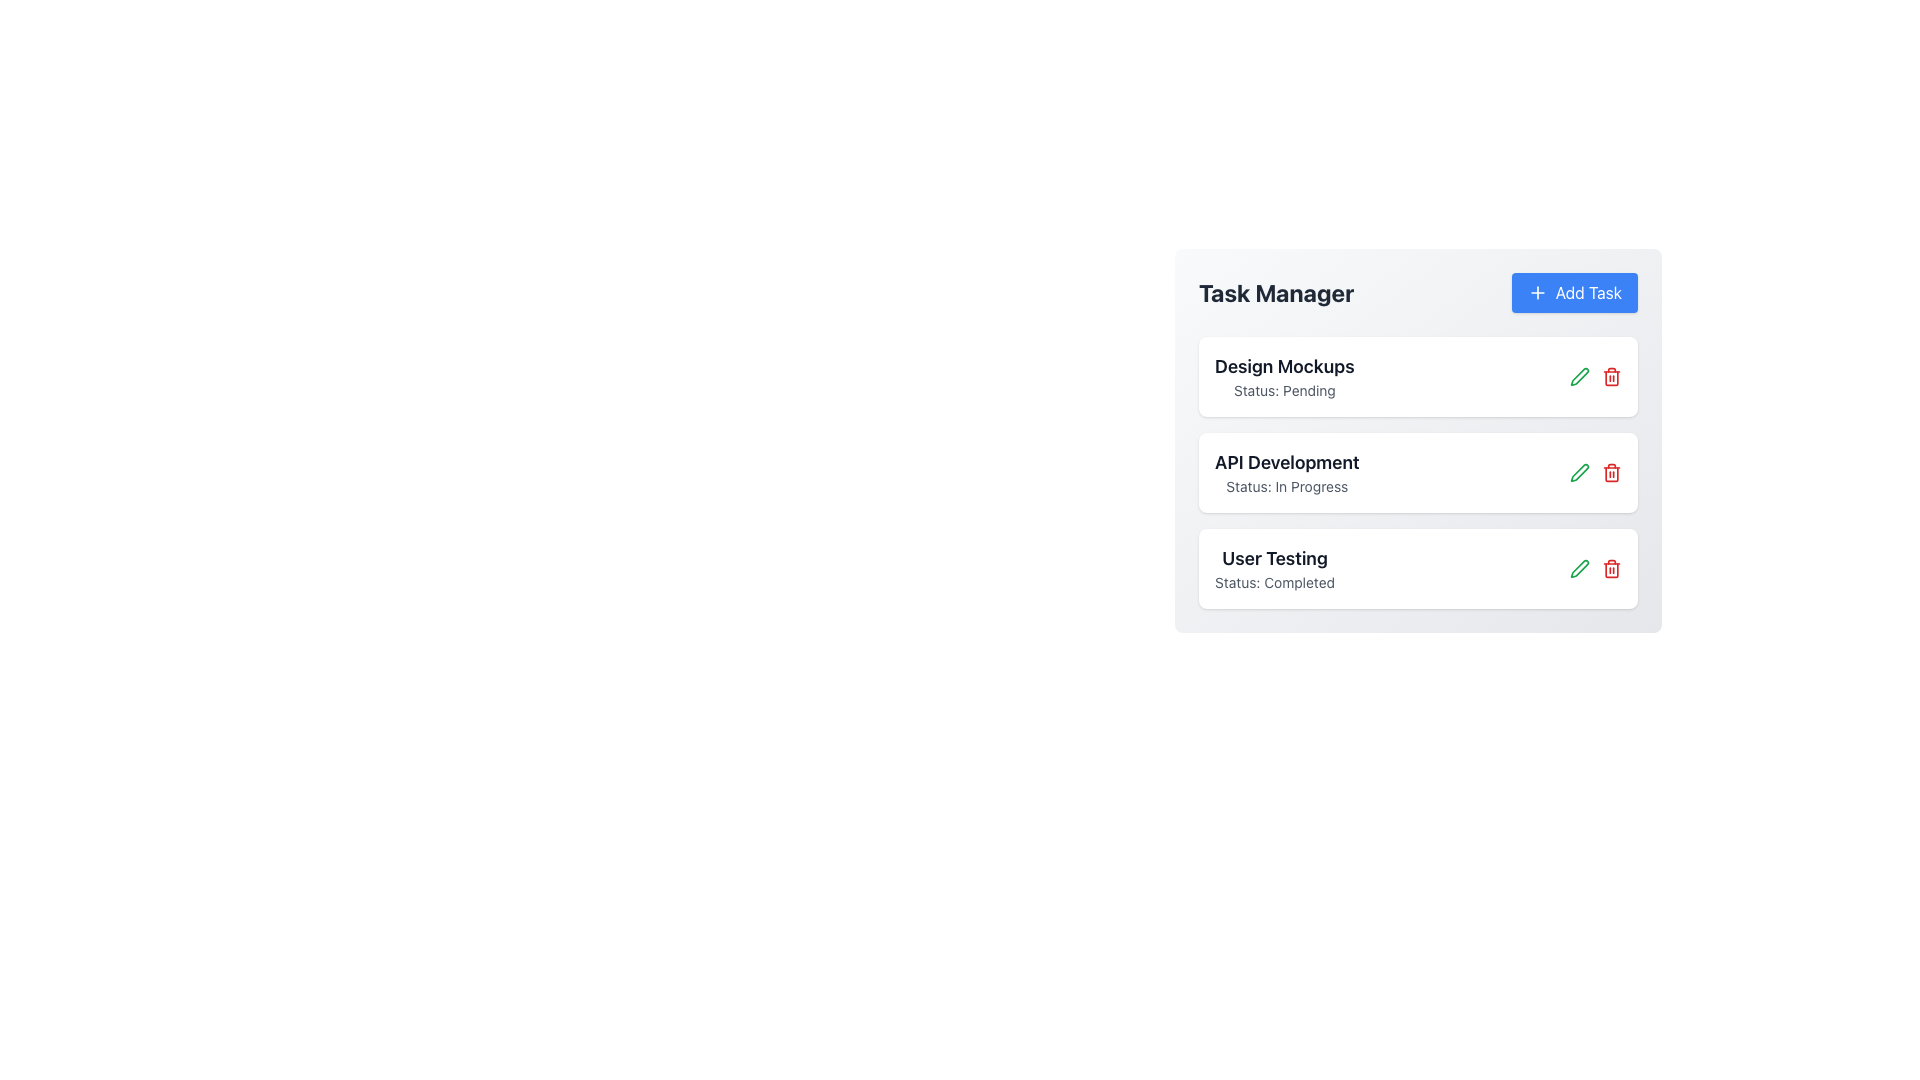 Image resolution: width=1920 pixels, height=1080 pixels. I want to click on the informational text display that contains 'User Testing' and 'Status: Completed' for accessibility-related actions, so click(1274, 569).